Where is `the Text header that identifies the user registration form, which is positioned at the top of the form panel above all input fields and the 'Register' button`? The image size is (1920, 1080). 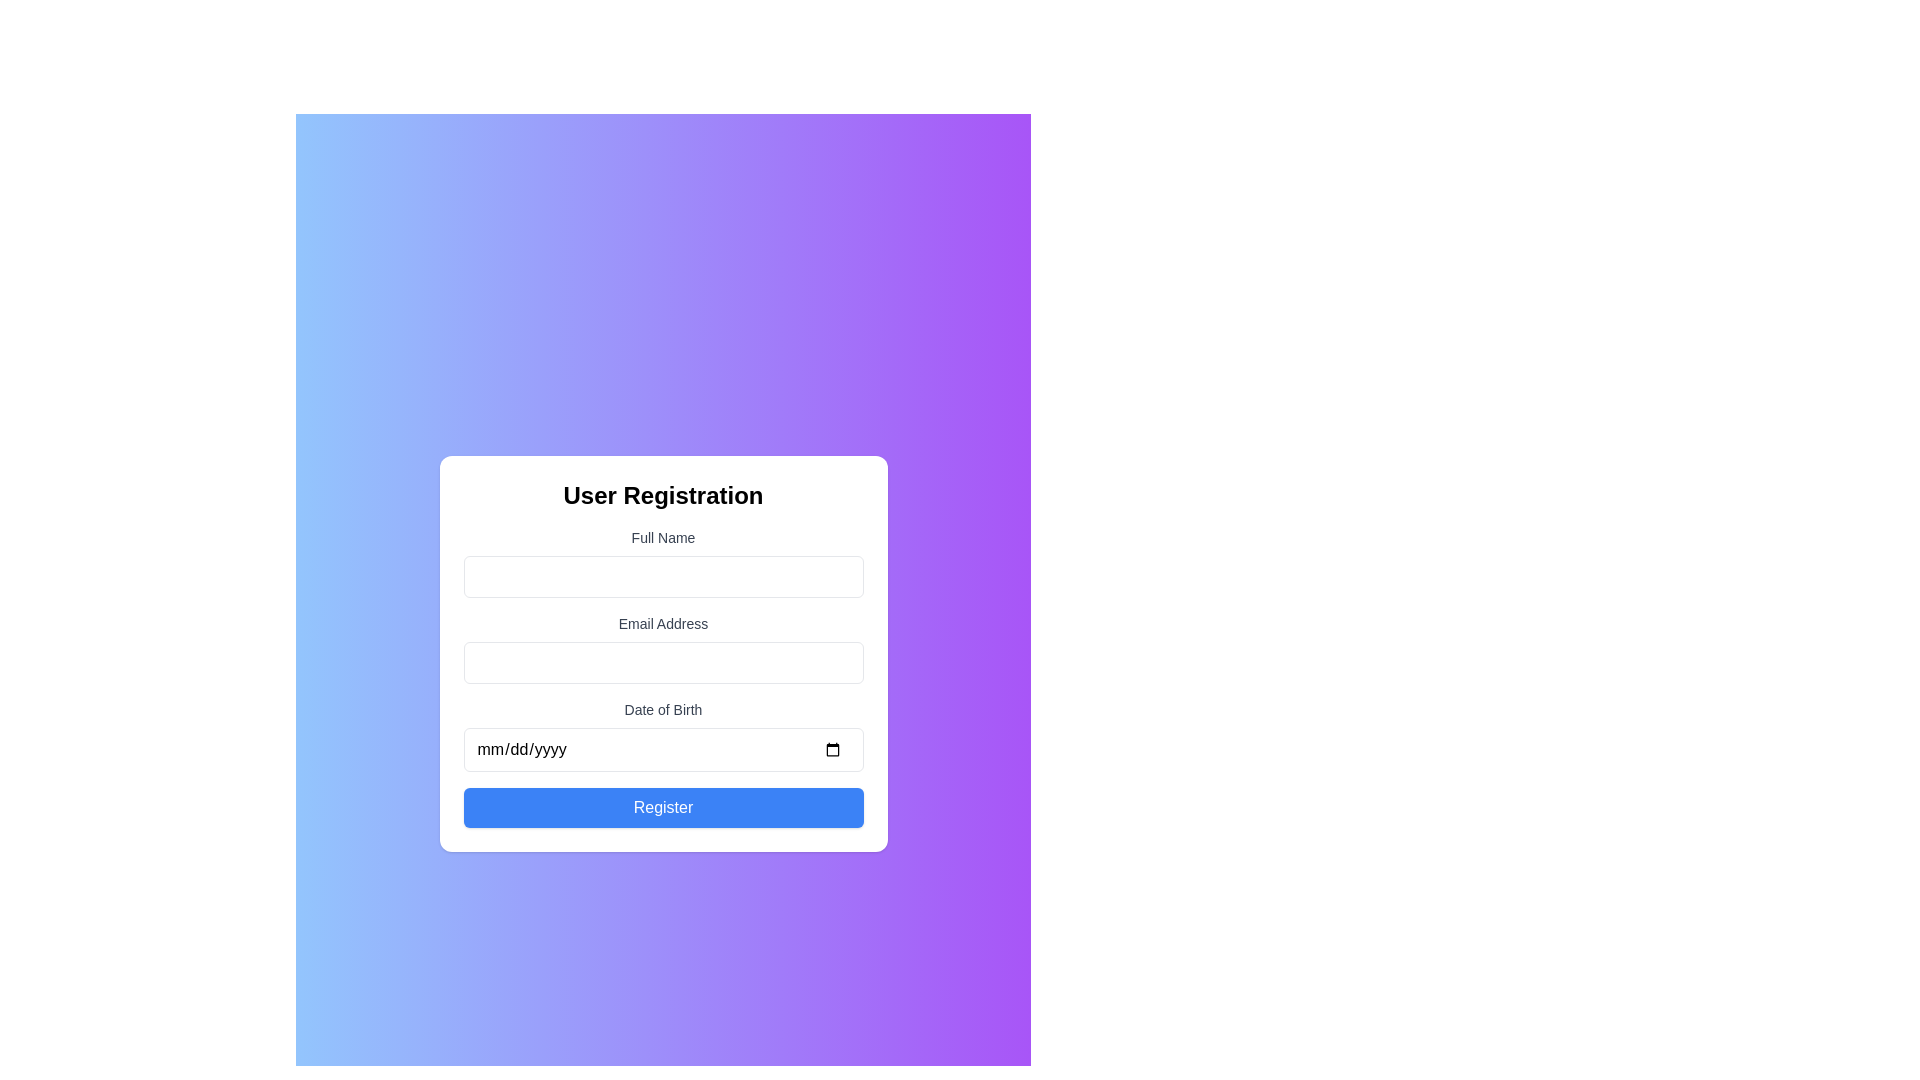 the Text header that identifies the user registration form, which is positioned at the top of the form panel above all input fields and the 'Register' button is located at coordinates (663, 495).